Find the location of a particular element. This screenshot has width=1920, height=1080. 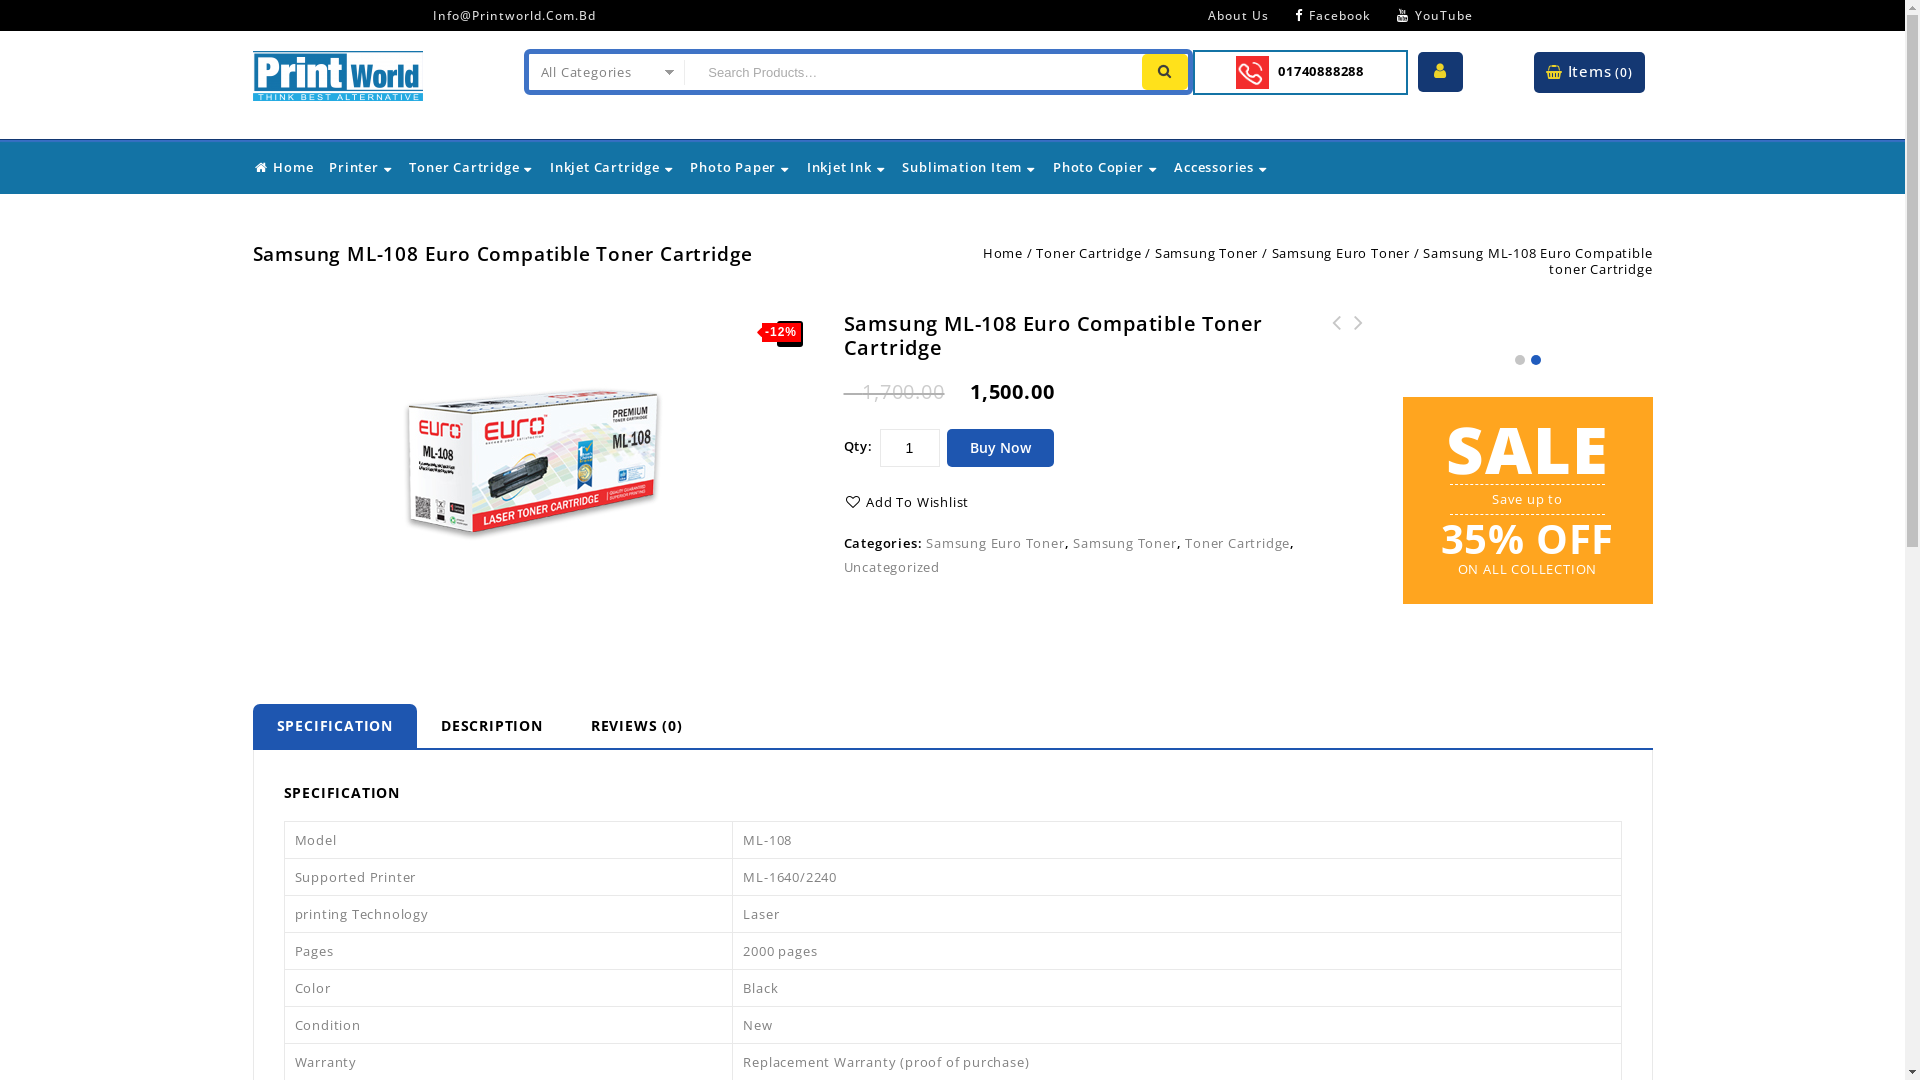

'Inkjet Cartridge' is located at coordinates (611, 165).